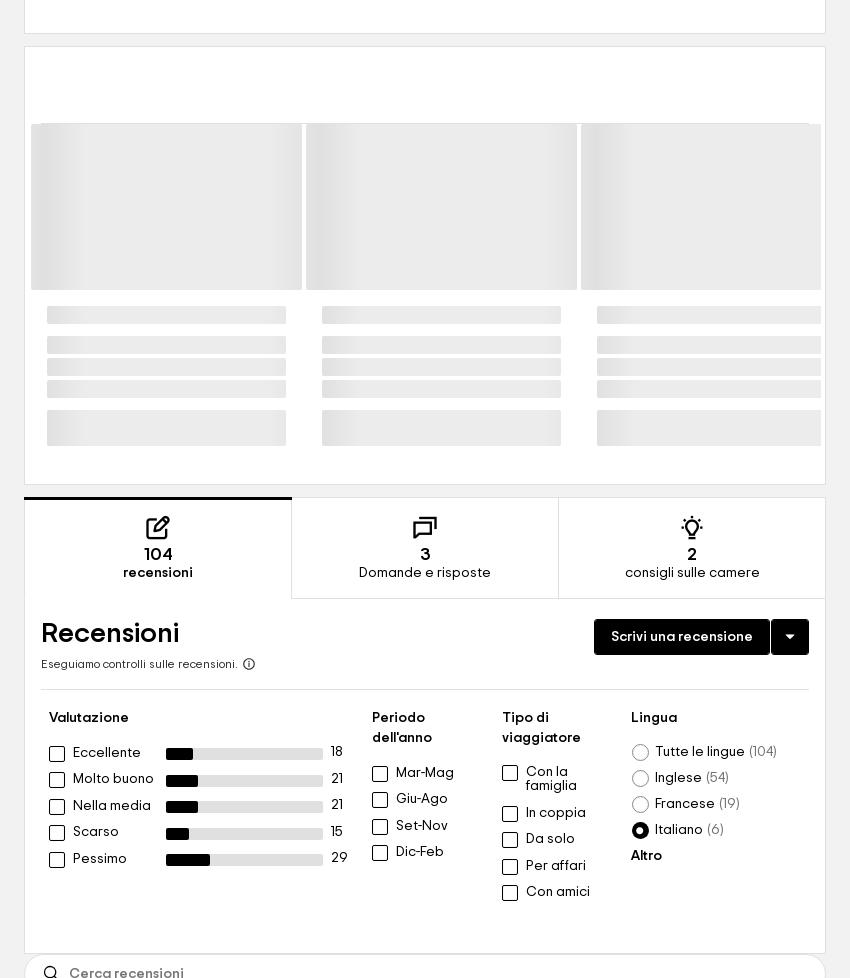 This screenshot has height=978, width=850. Describe the element at coordinates (653, 776) in the screenshot. I see `'Inglese'` at that location.